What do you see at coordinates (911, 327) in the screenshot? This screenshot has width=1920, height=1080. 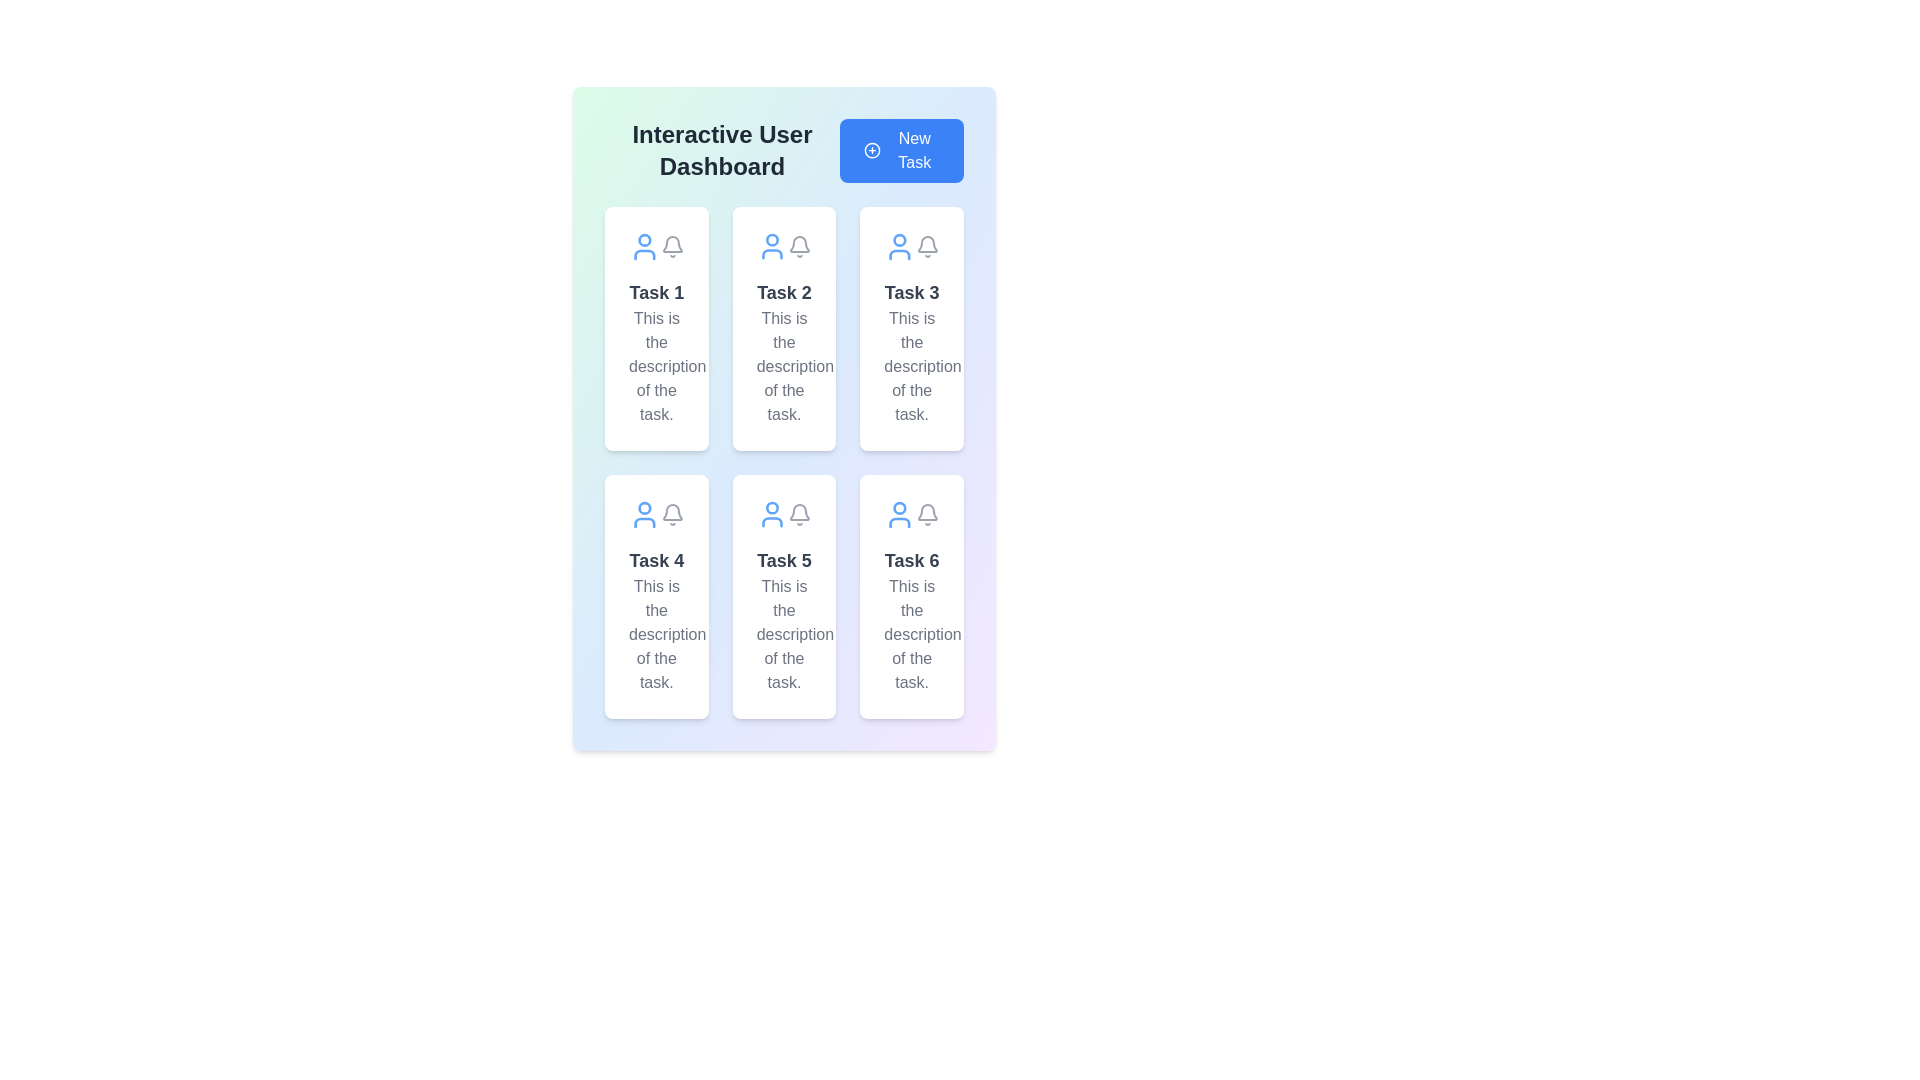 I see `the card labeled 'Task 3' which is located in the third column of the first row of the grid layout` at bounding box center [911, 327].